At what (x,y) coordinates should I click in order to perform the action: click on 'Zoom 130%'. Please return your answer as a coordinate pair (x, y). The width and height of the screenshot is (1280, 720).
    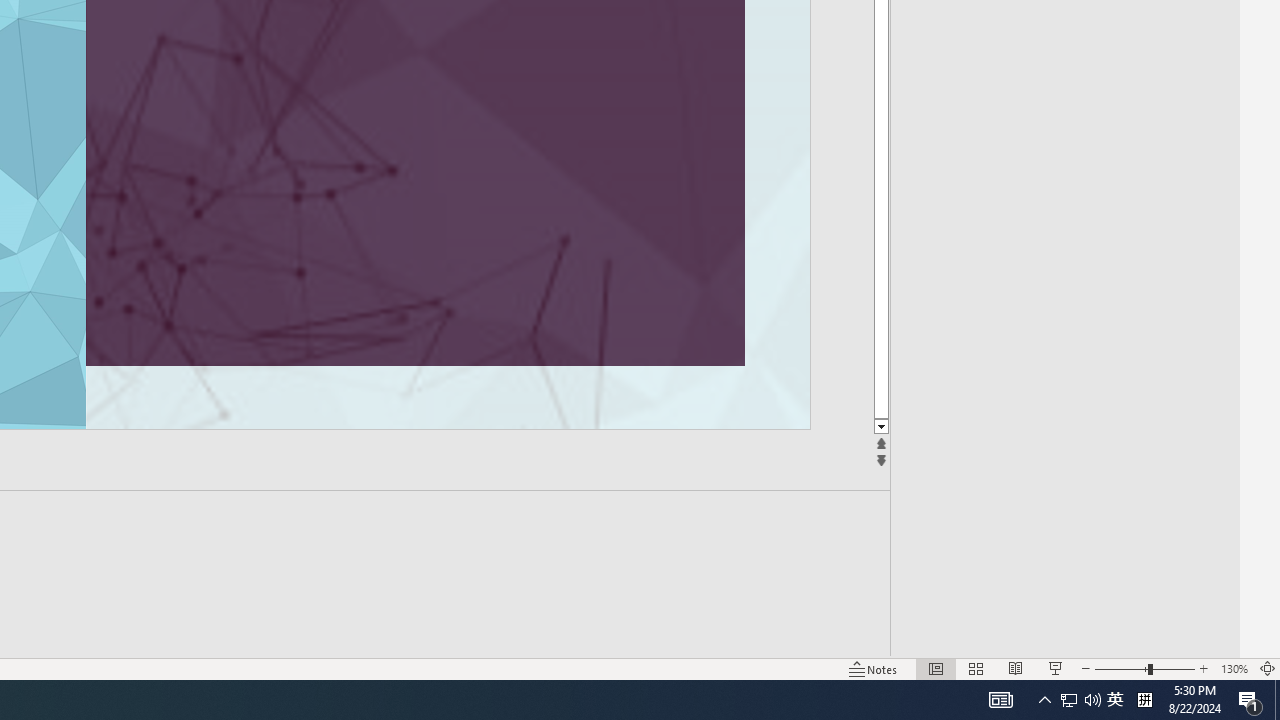
    Looking at the image, I should click on (1233, 669).